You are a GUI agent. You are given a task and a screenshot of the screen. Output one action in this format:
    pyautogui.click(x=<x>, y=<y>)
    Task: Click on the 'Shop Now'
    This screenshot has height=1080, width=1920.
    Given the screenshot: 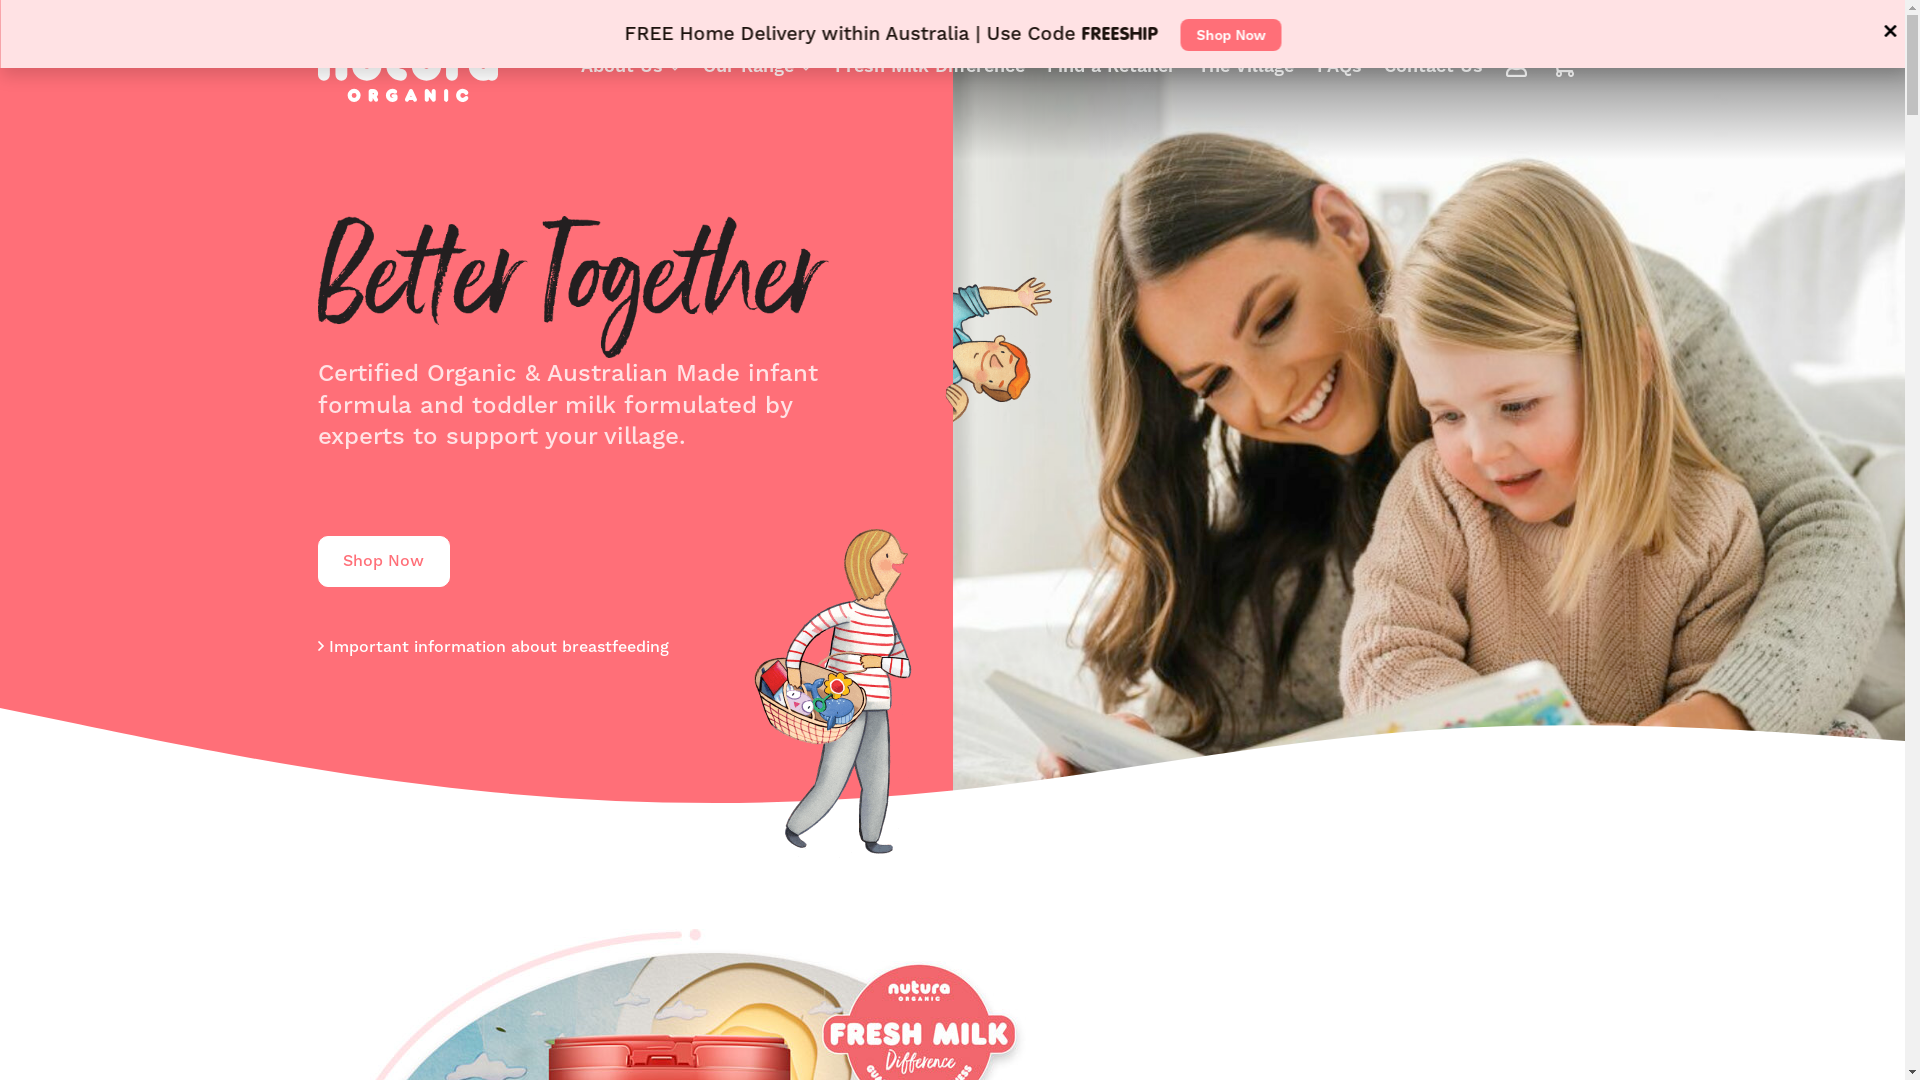 What is the action you would take?
    pyautogui.click(x=1180, y=34)
    